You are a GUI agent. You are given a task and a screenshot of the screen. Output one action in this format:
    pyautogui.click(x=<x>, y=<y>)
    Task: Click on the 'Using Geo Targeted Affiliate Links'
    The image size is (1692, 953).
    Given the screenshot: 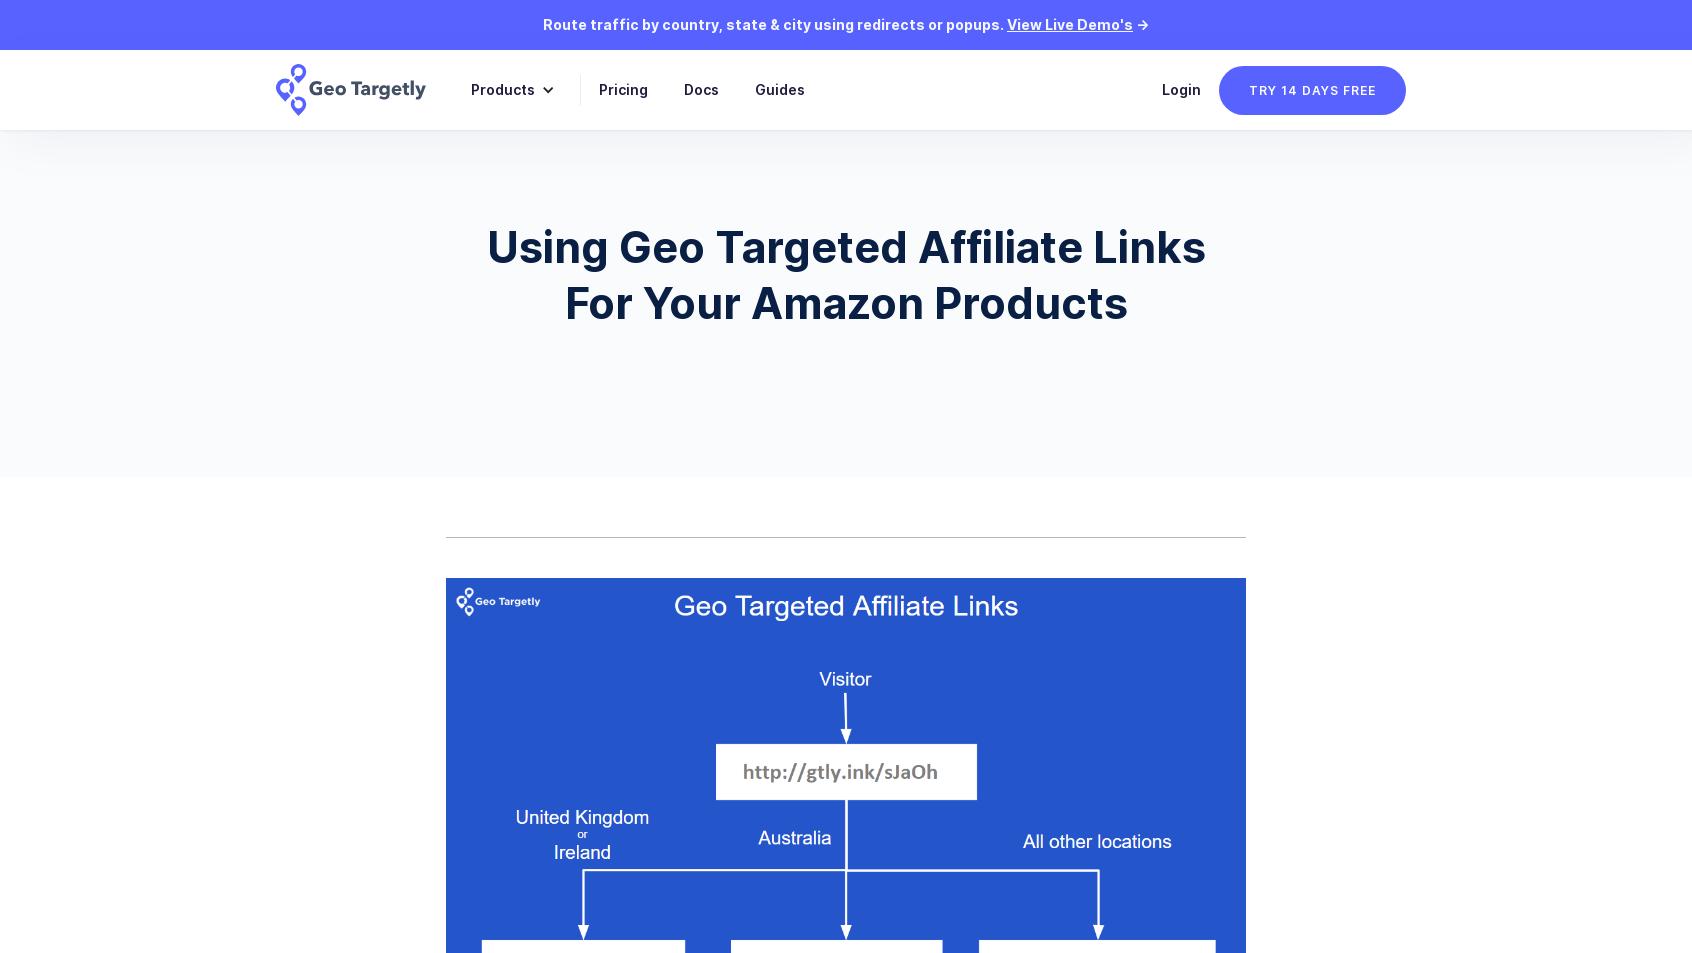 What is the action you would take?
    pyautogui.click(x=845, y=246)
    